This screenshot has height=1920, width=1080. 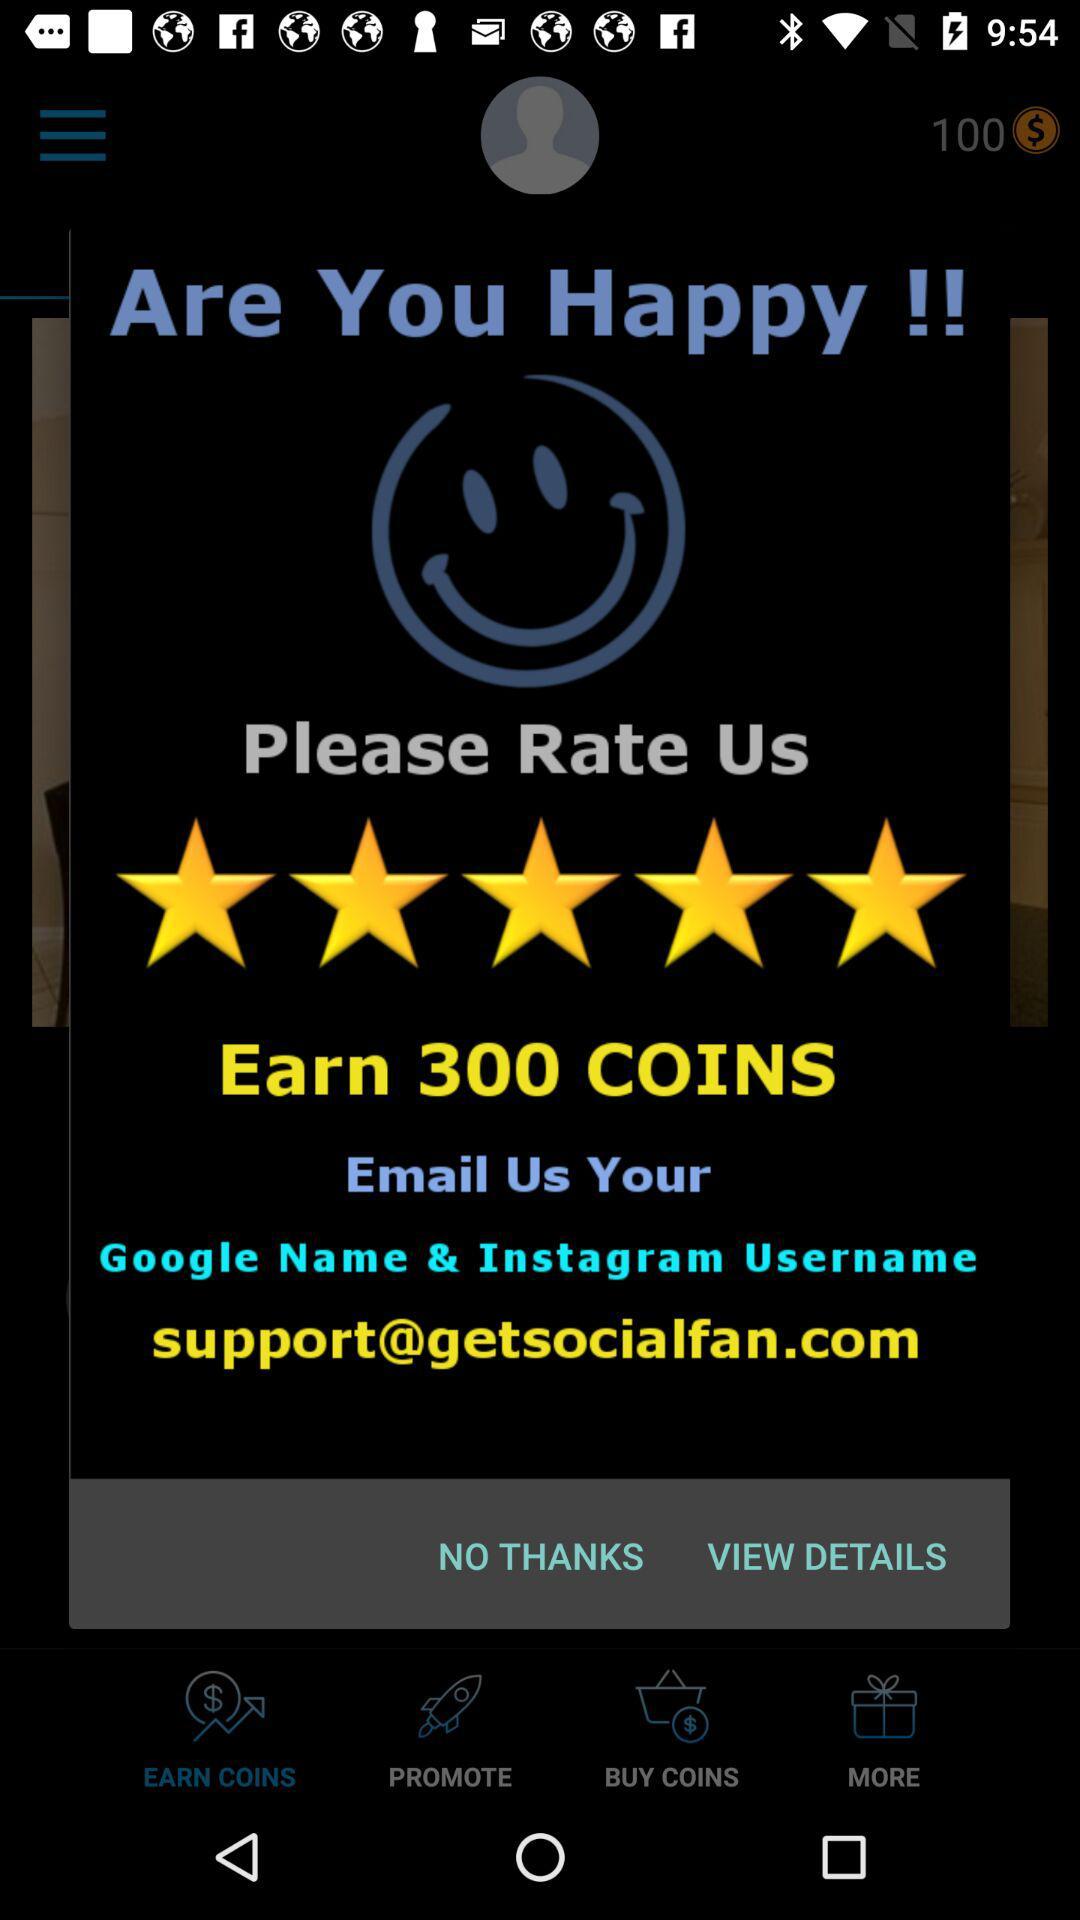 What do you see at coordinates (541, 1554) in the screenshot?
I see `the item next to the view details item` at bounding box center [541, 1554].